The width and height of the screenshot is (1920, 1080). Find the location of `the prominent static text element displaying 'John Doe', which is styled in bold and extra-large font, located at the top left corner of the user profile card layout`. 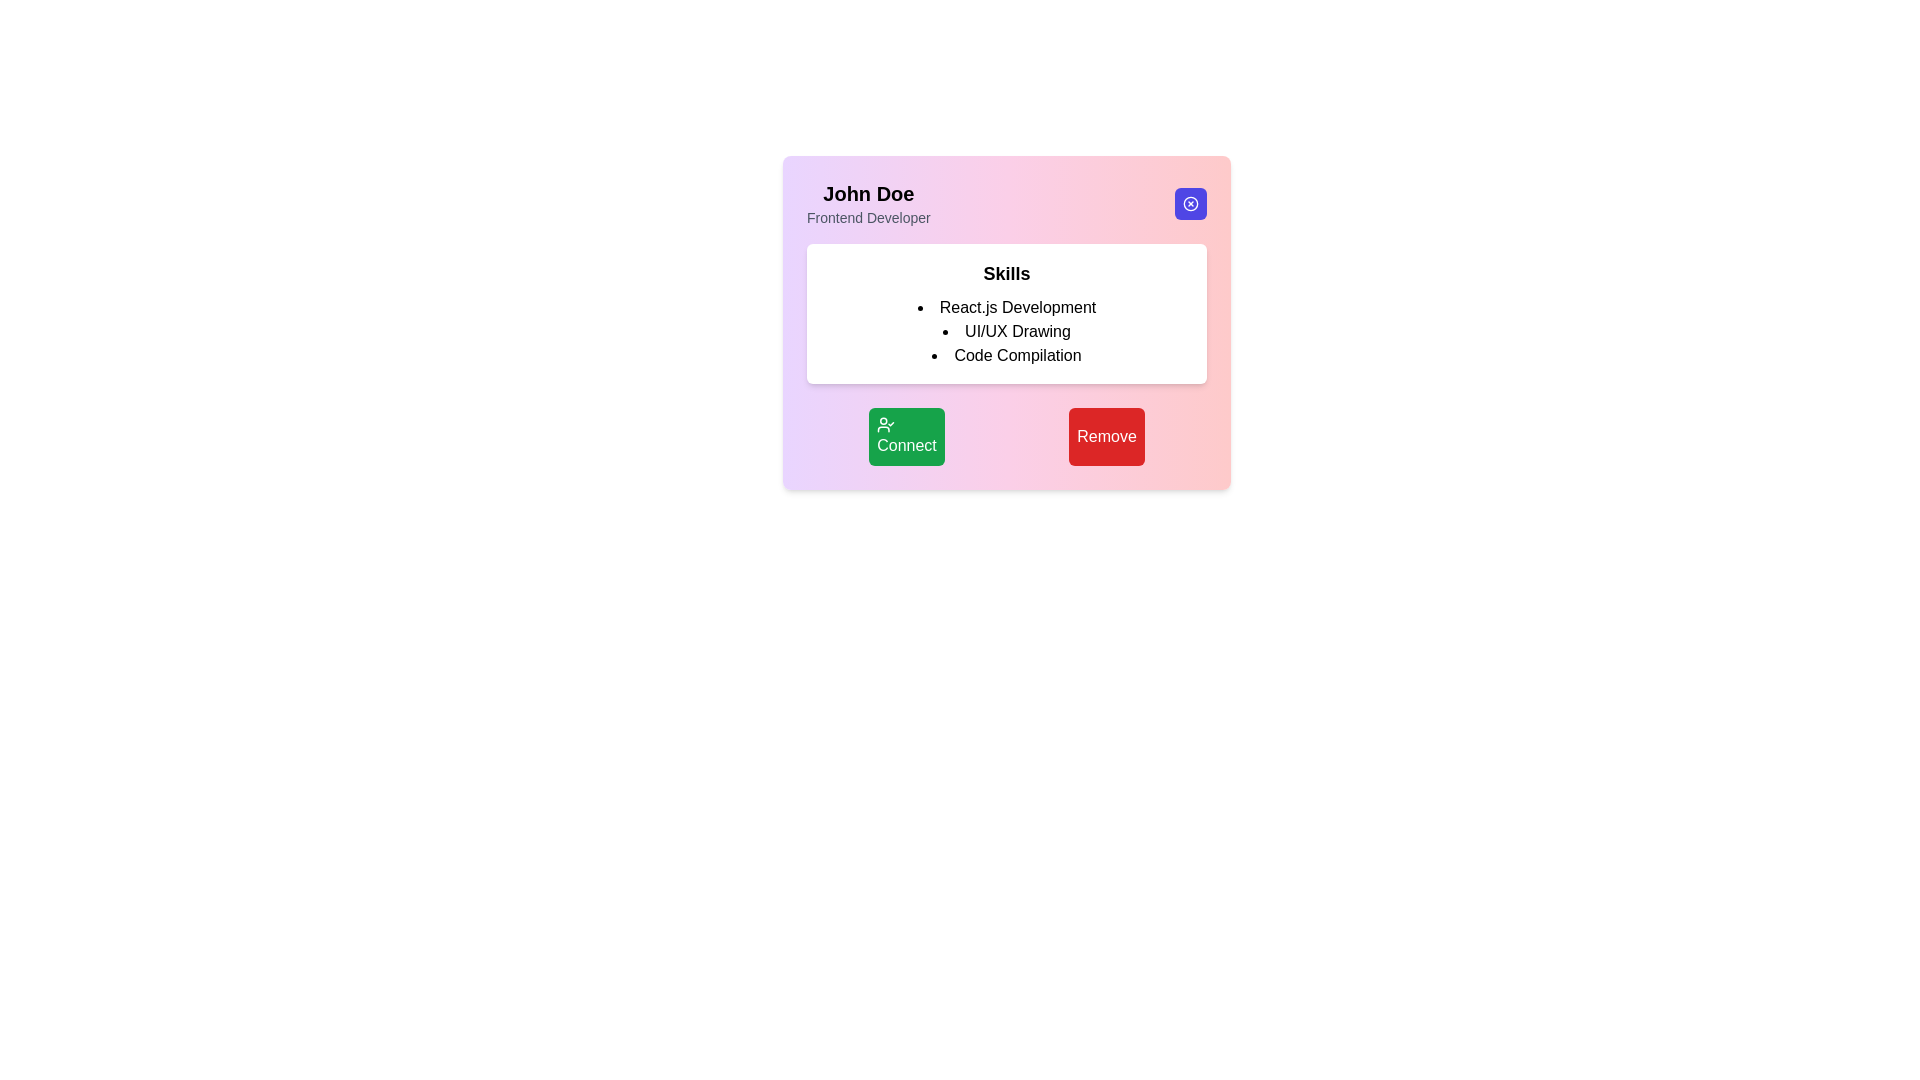

the prominent static text element displaying 'John Doe', which is styled in bold and extra-large font, located at the top left corner of the user profile card layout is located at coordinates (868, 193).